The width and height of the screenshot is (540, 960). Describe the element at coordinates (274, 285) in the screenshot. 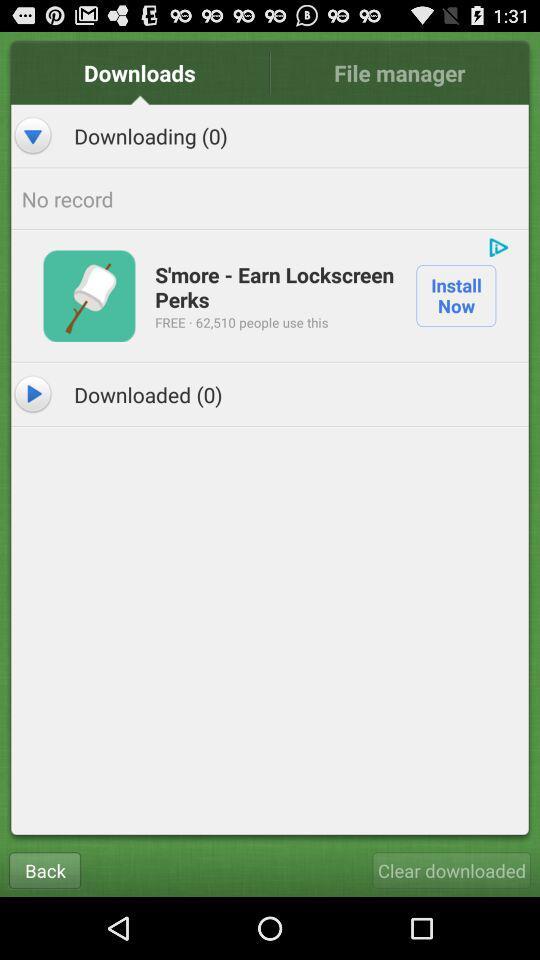

I see `item below the no record item` at that location.